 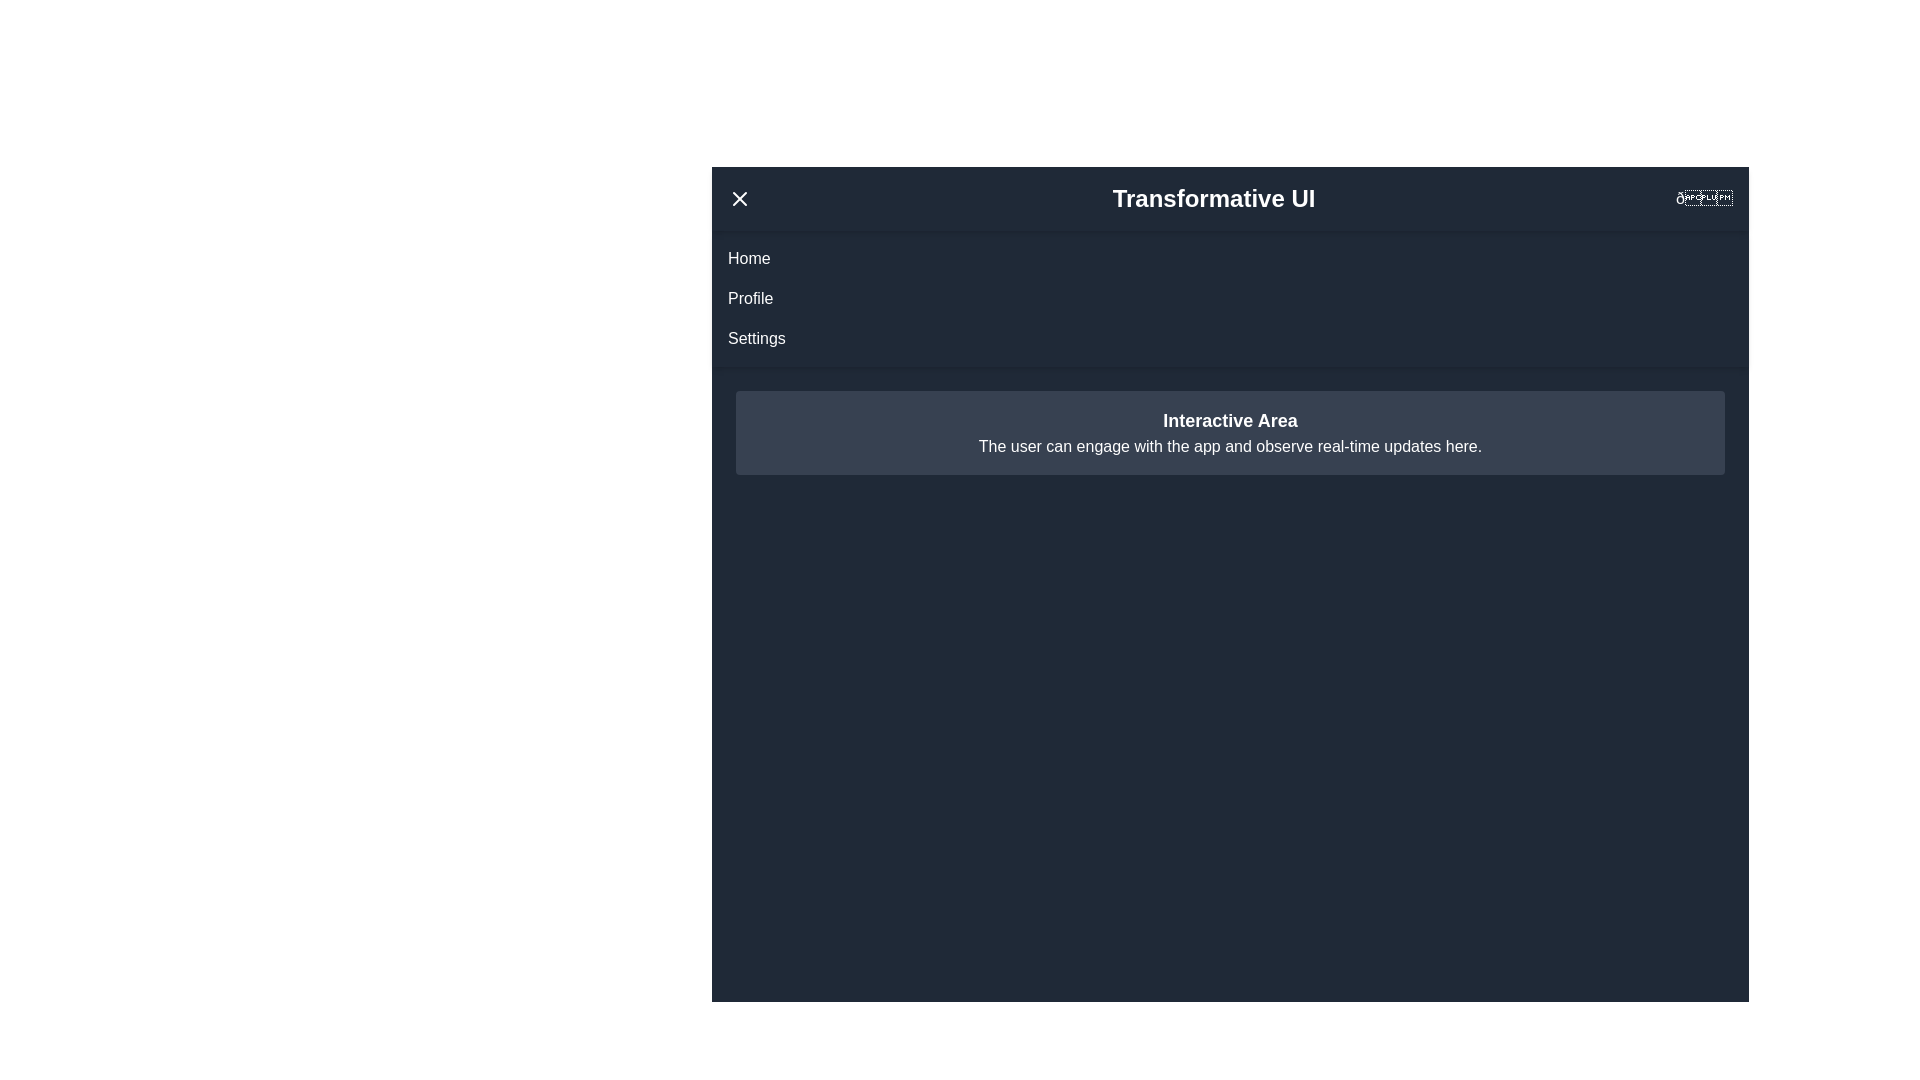 What do you see at coordinates (1703, 199) in the screenshot?
I see `the sun/moon button to toggle between dark and light mode` at bounding box center [1703, 199].